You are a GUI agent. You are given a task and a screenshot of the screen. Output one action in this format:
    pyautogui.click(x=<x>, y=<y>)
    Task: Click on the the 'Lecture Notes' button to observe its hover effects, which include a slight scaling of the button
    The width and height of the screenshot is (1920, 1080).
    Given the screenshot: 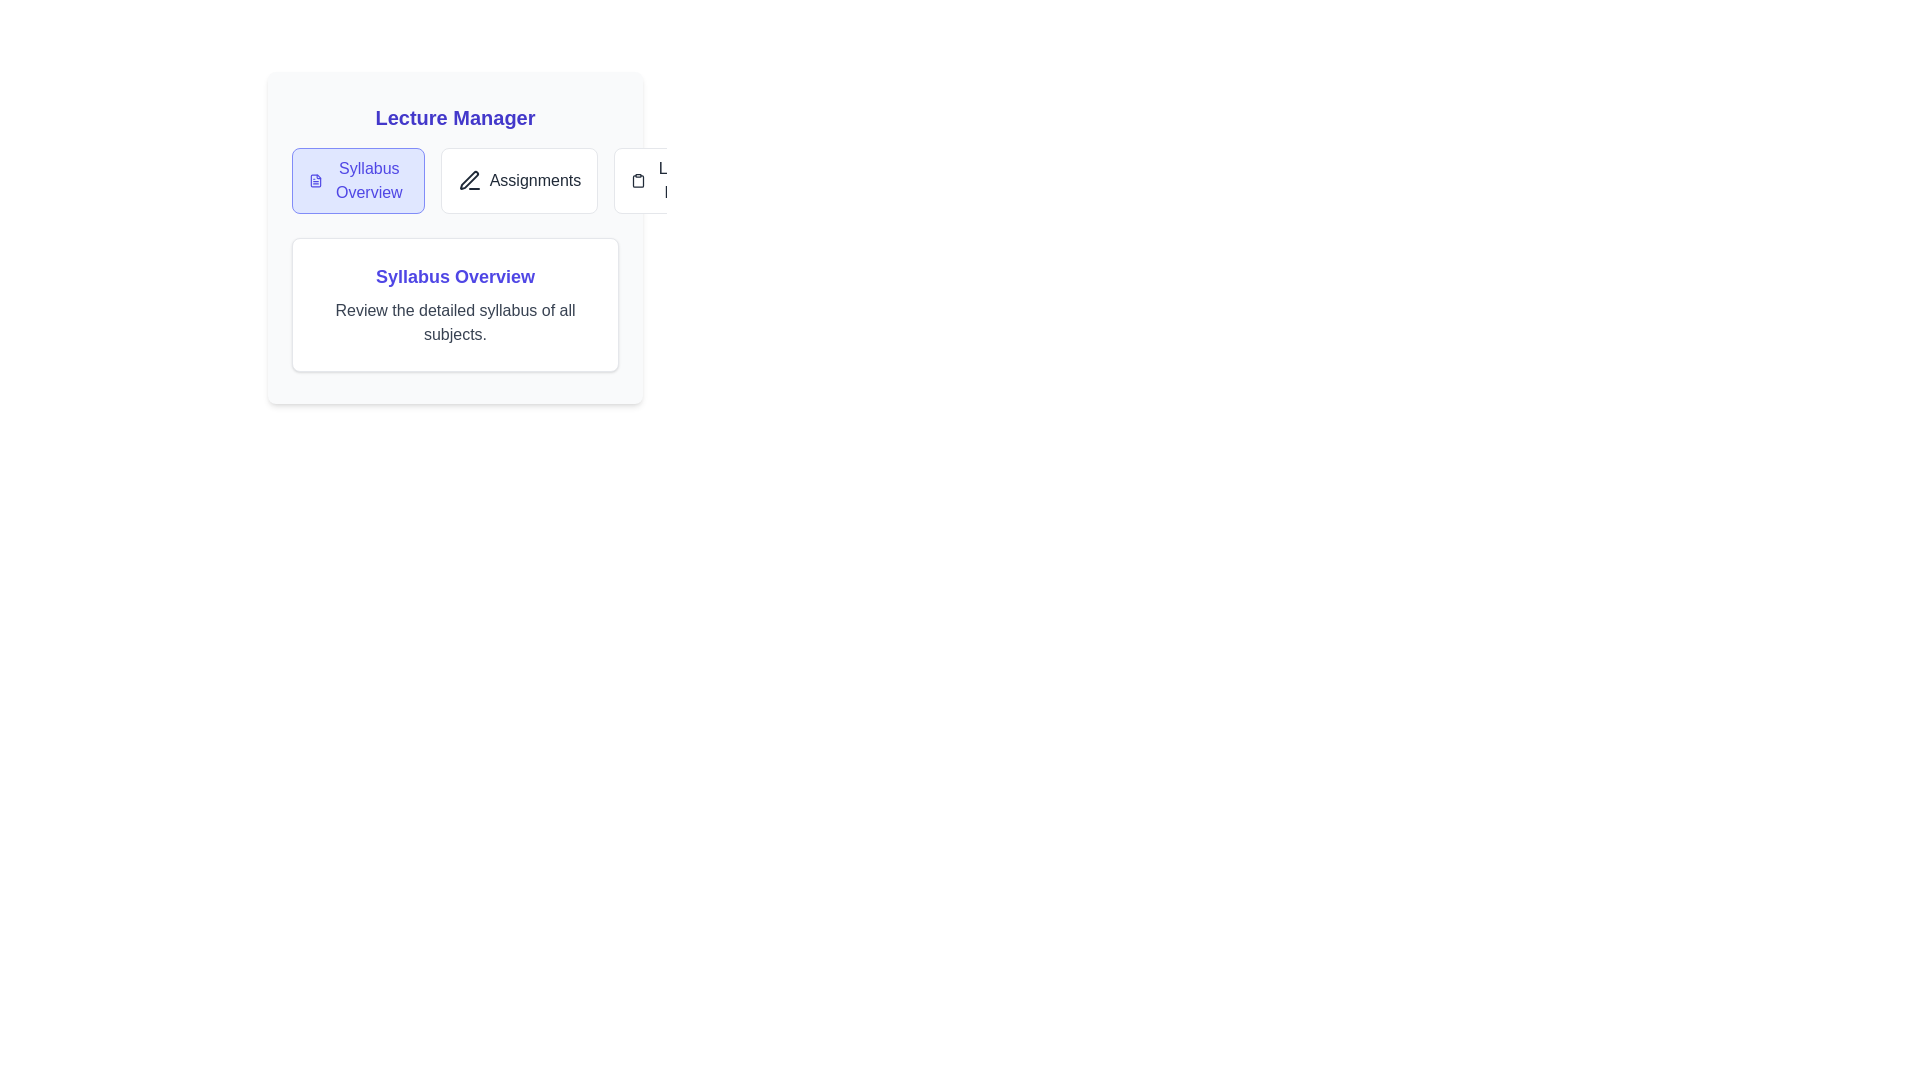 What is the action you would take?
    pyautogui.click(x=685, y=181)
    